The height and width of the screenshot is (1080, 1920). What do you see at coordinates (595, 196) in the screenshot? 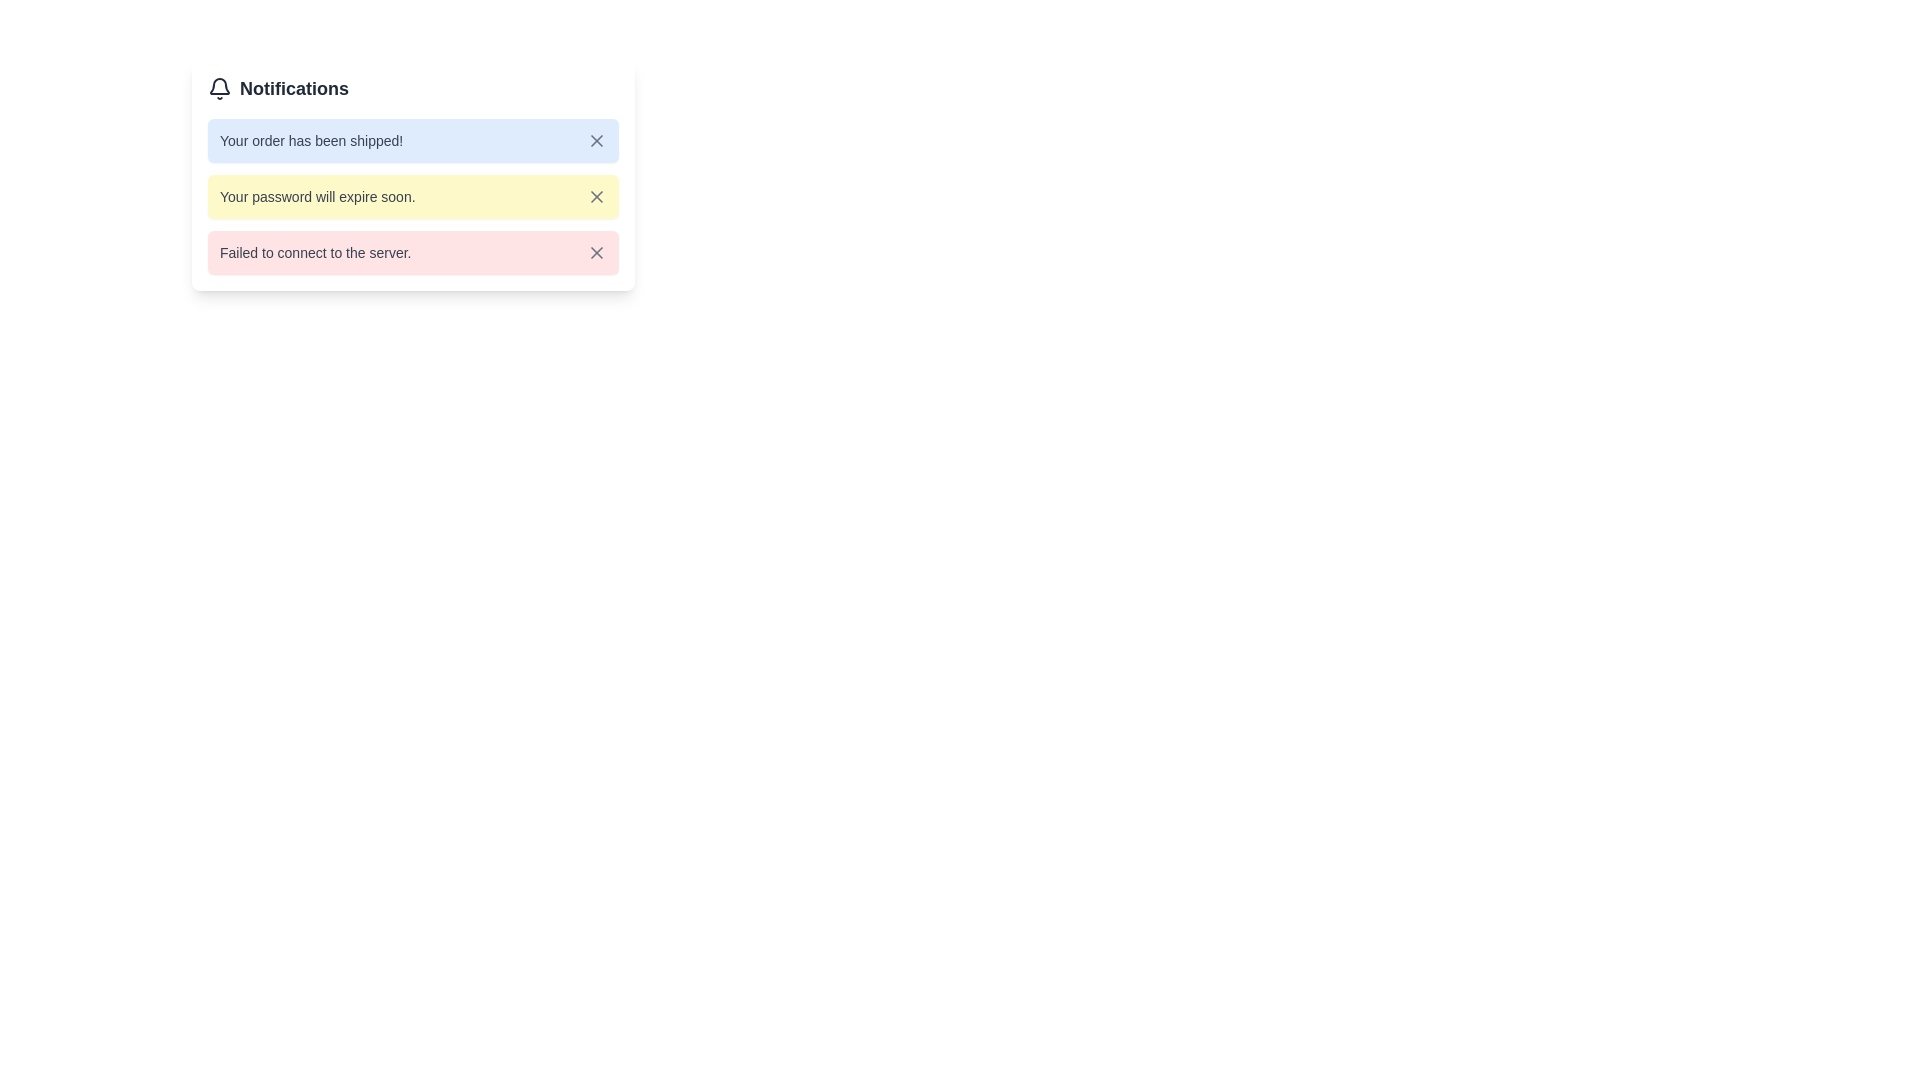
I see `the diagonal line element within the 'X' shape at the far right of the notification message indicating 'Your password will expire soon'` at bounding box center [595, 196].